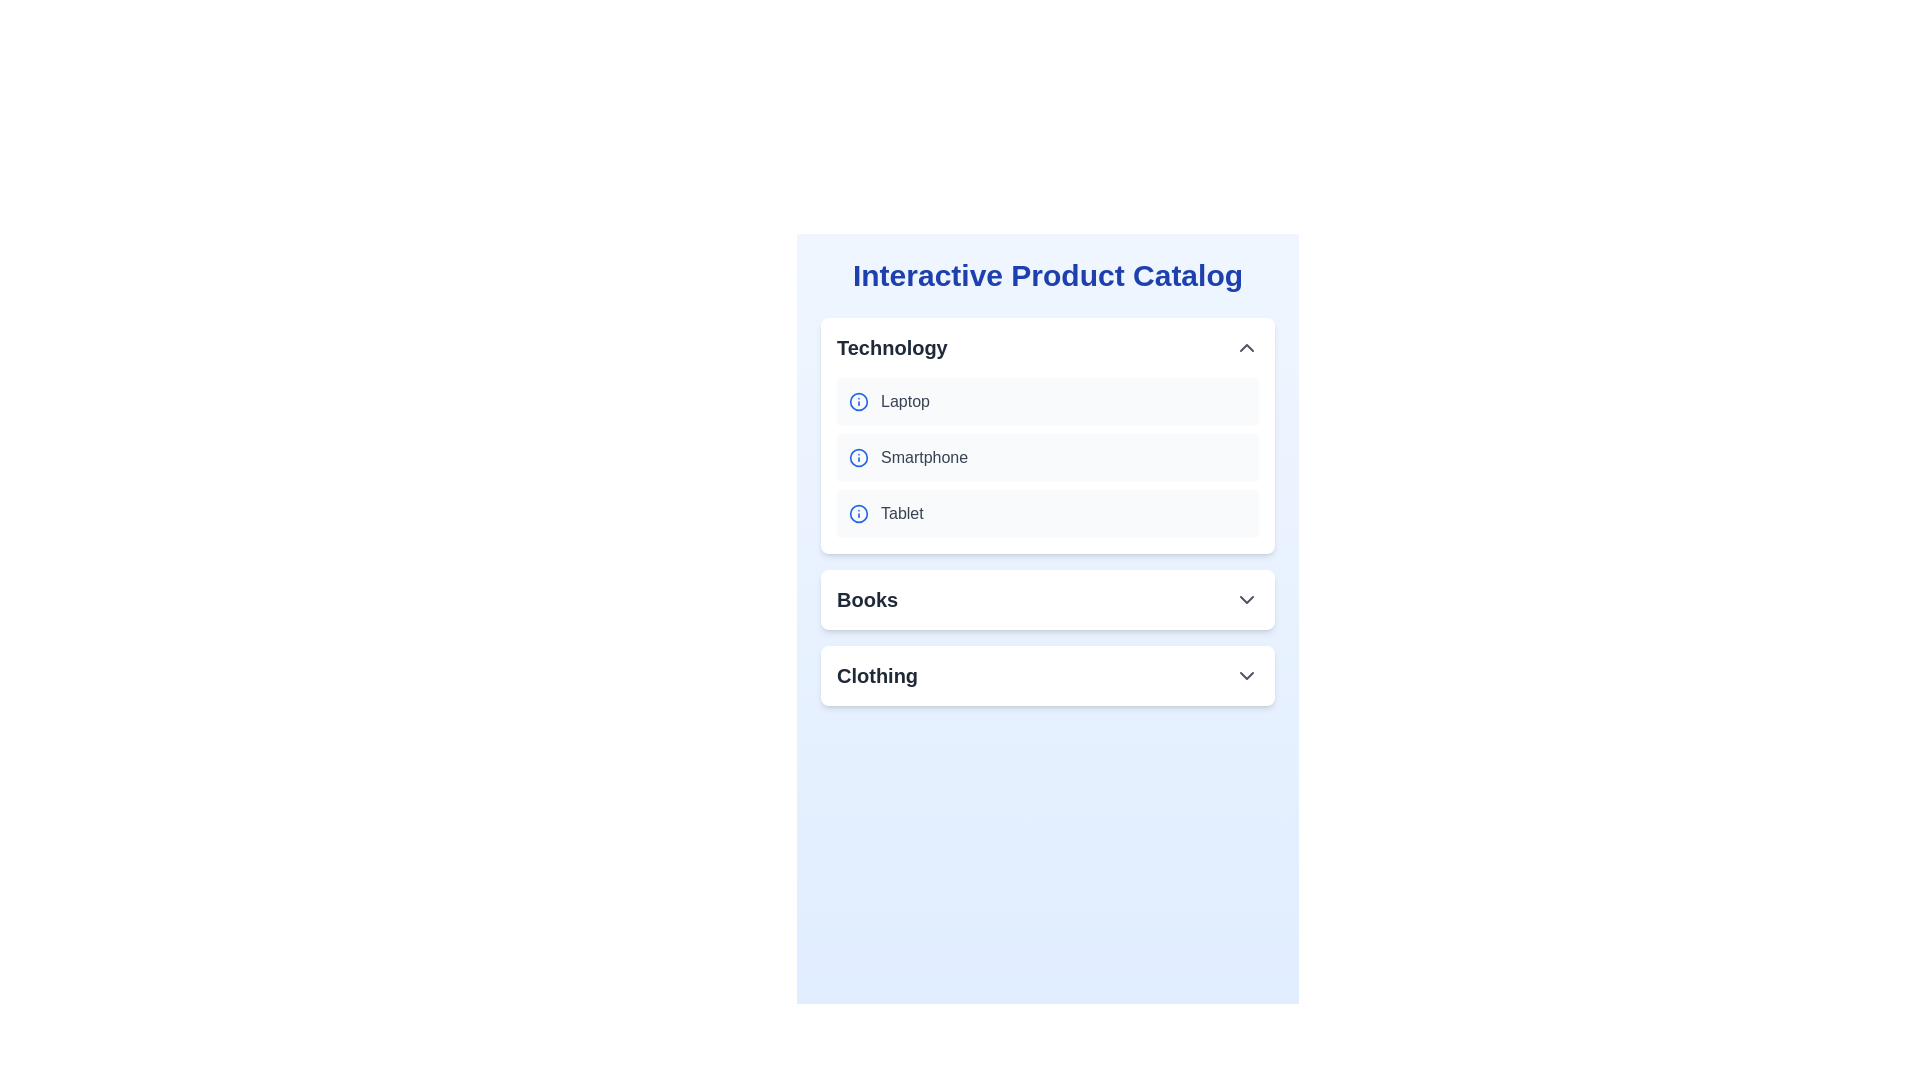 The width and height of the screenshot is (1920, 1080). What do you see at coordinates (1046, 511) in the screenshot?
I see `the third list item in the 'Technology' section that provides an overview of the Tablet category` at bounding box center [1046, 511].